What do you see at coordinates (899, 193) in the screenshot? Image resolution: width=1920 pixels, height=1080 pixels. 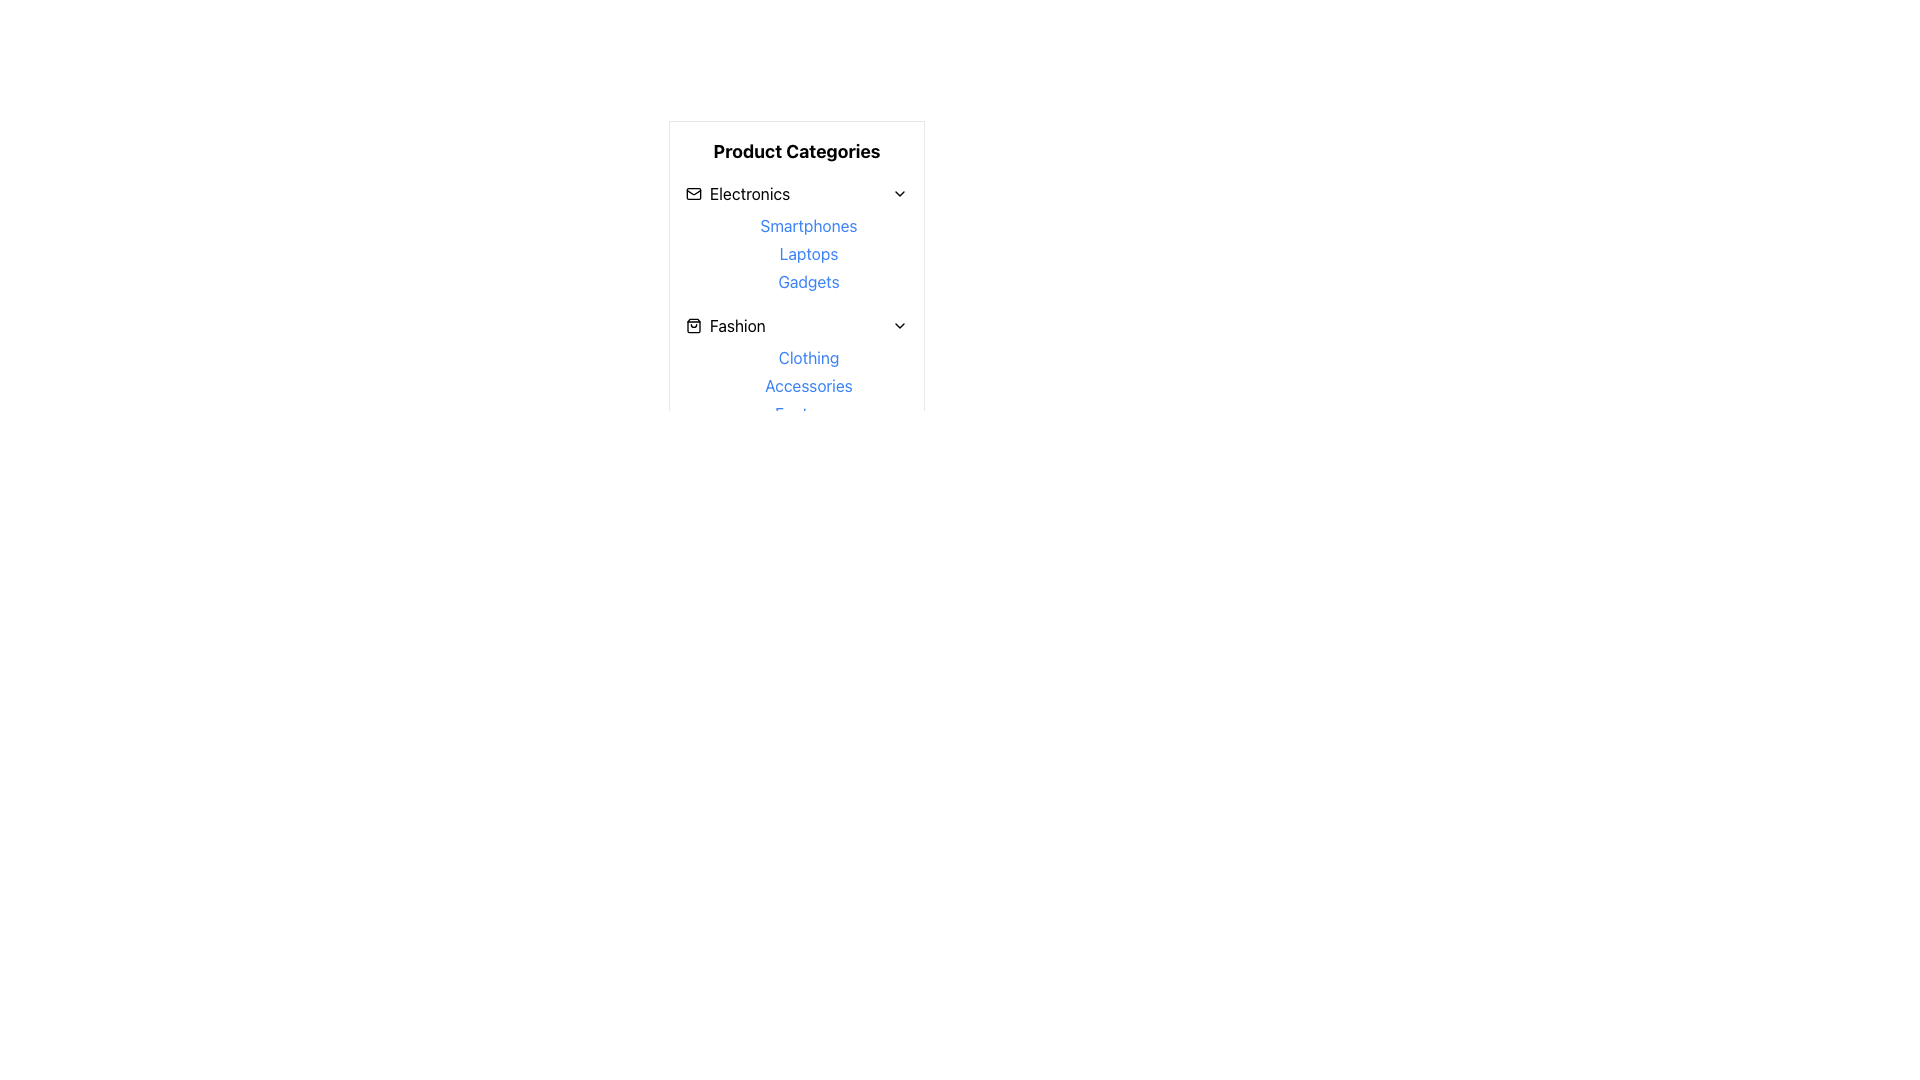 I see `the downward-pointing chevron icon located at the rightmost side of the 'Electronics' category heading` at bounding box center [899, 193].